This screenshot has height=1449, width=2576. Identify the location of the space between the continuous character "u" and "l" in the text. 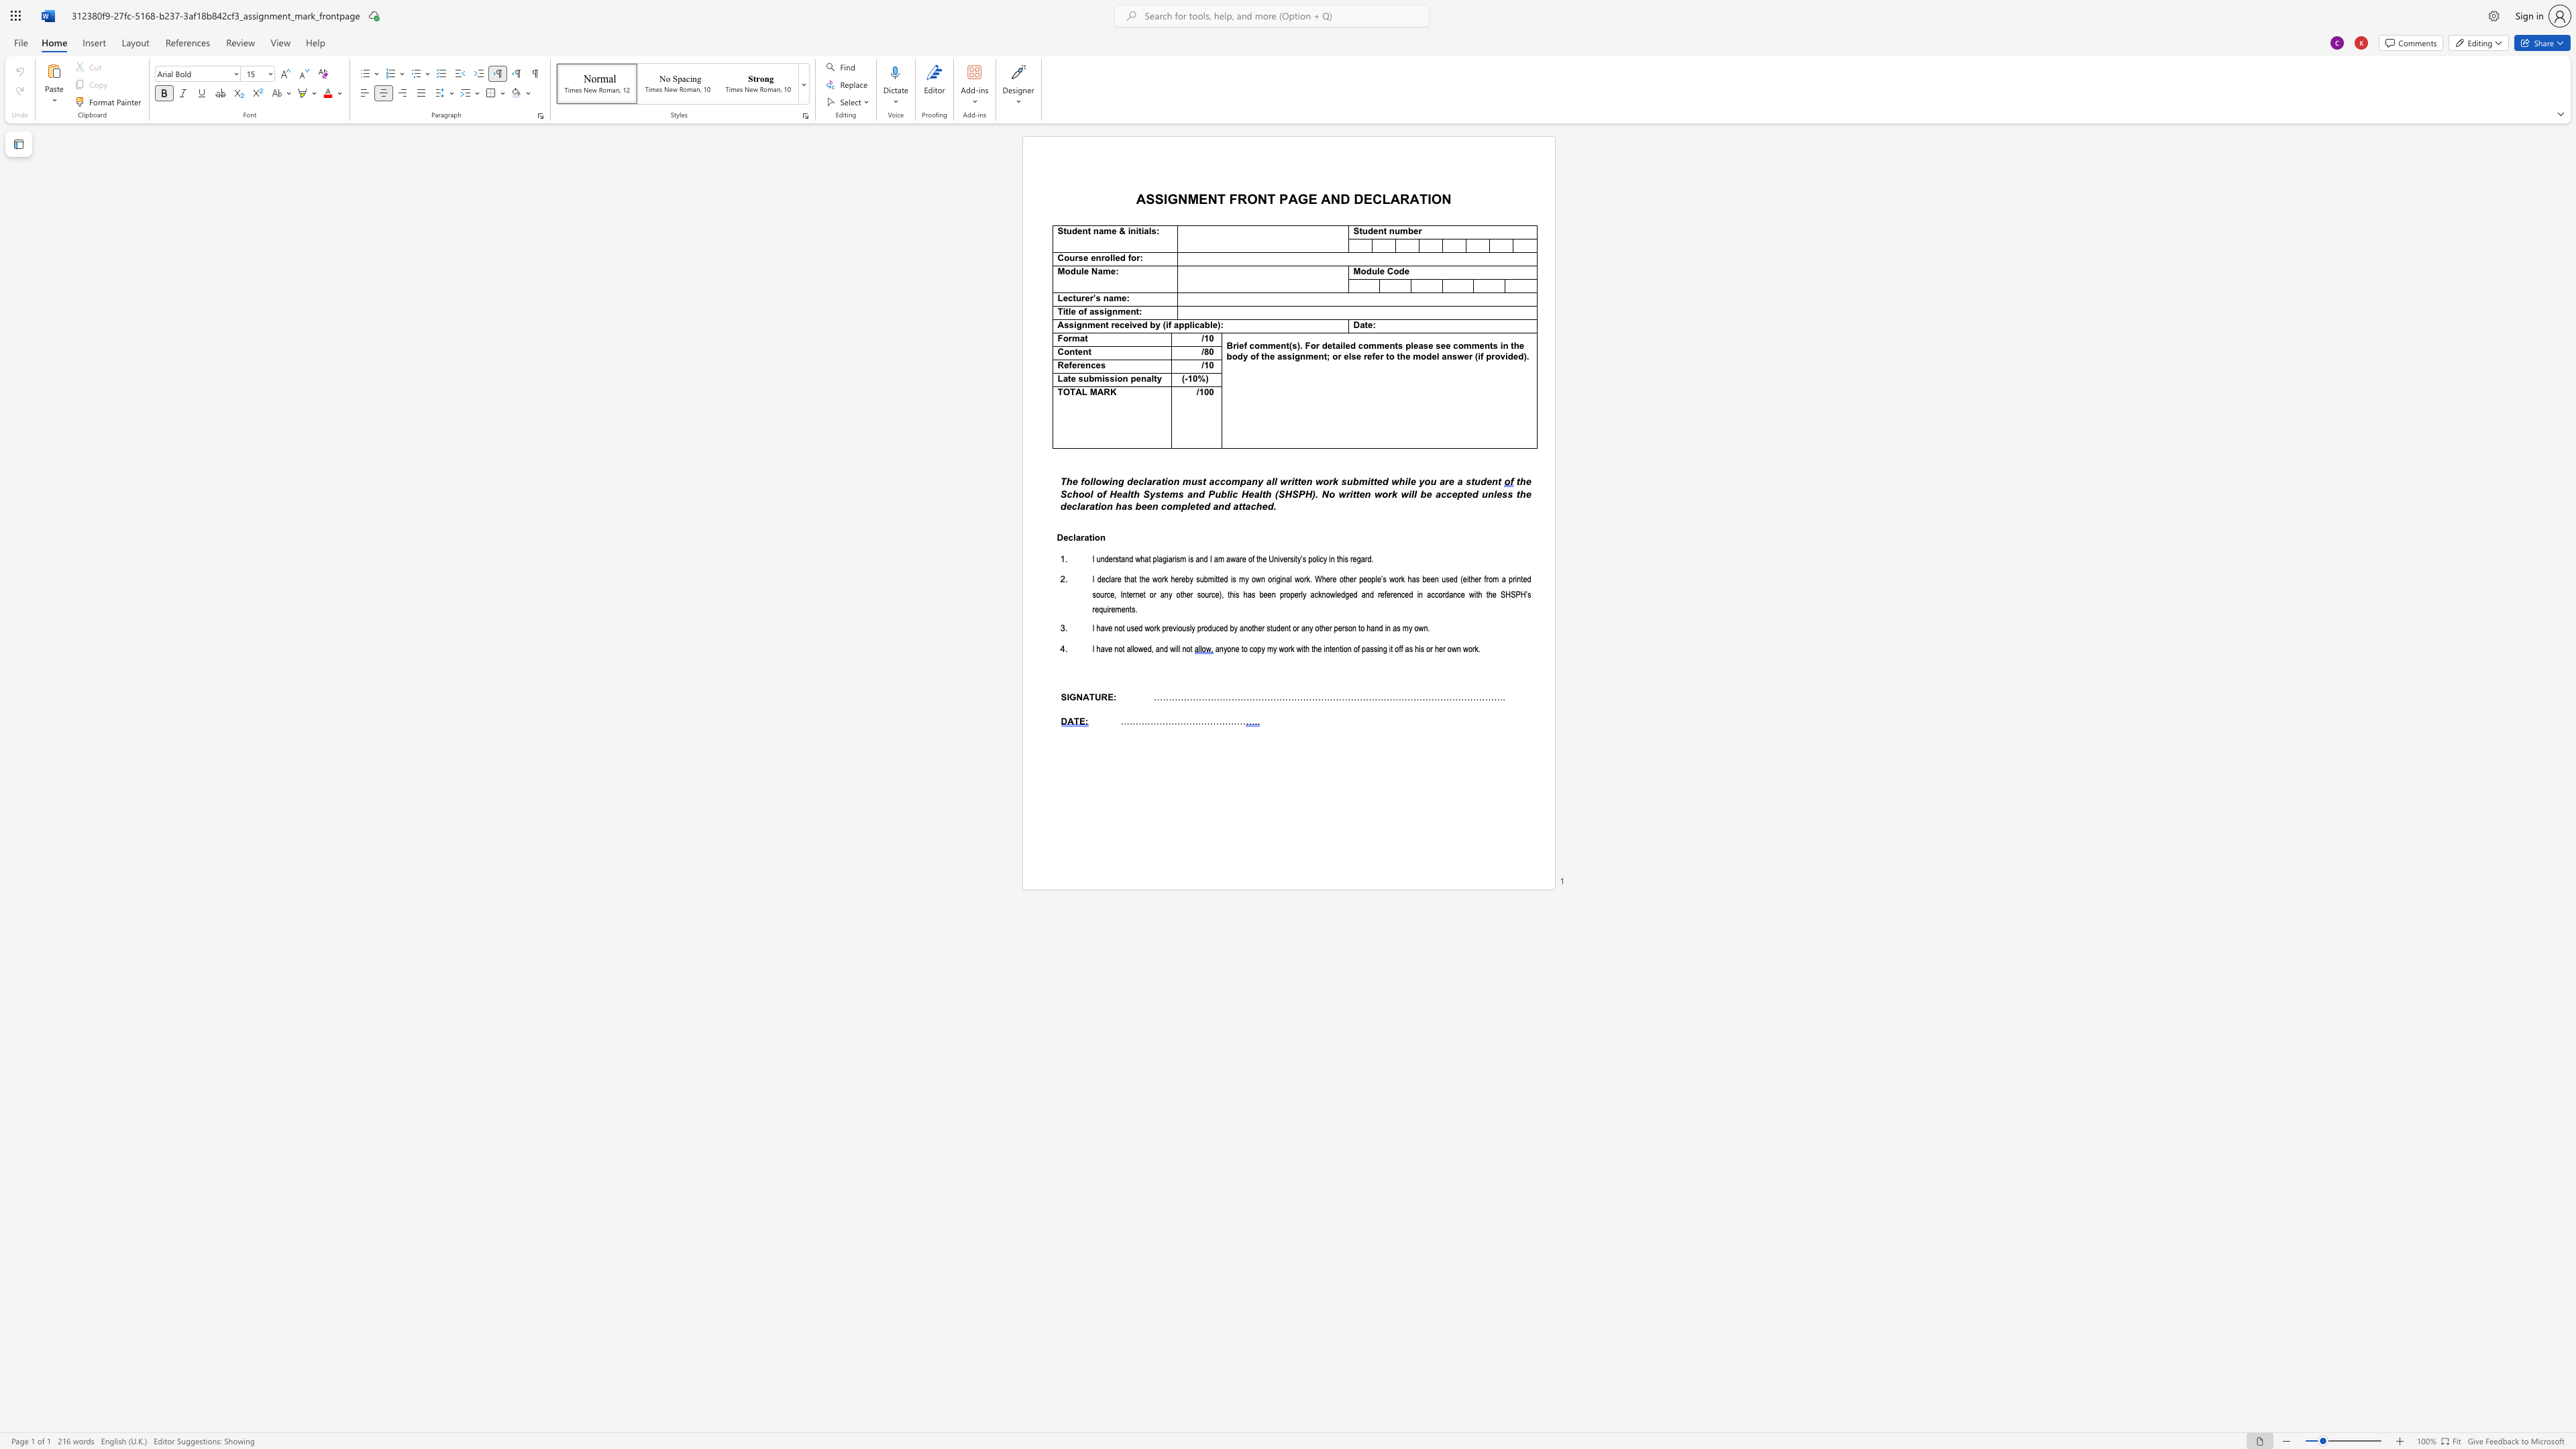
(1080, 271).